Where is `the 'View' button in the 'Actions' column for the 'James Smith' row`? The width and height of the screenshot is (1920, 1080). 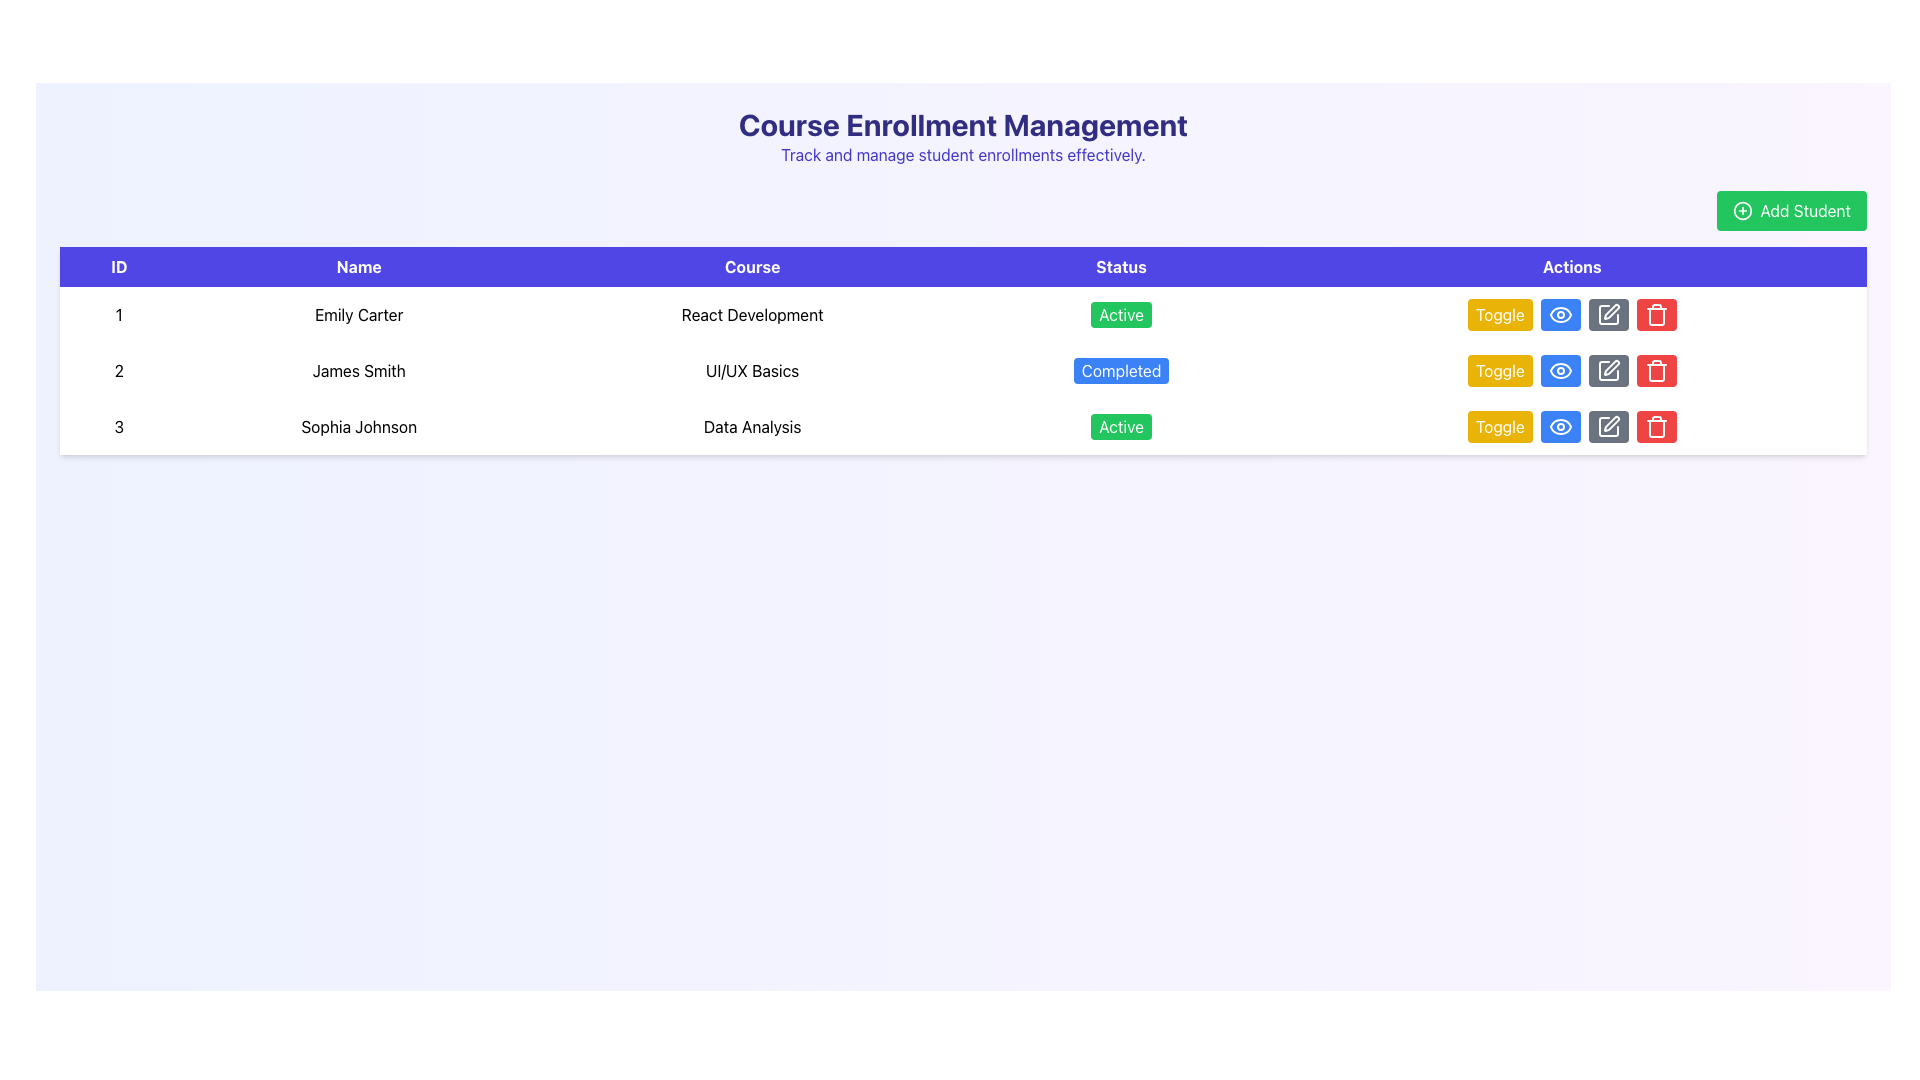
the 'View' button in the 'Actions' column for the 'James Smith' row is located at coordinates (1559, 315).